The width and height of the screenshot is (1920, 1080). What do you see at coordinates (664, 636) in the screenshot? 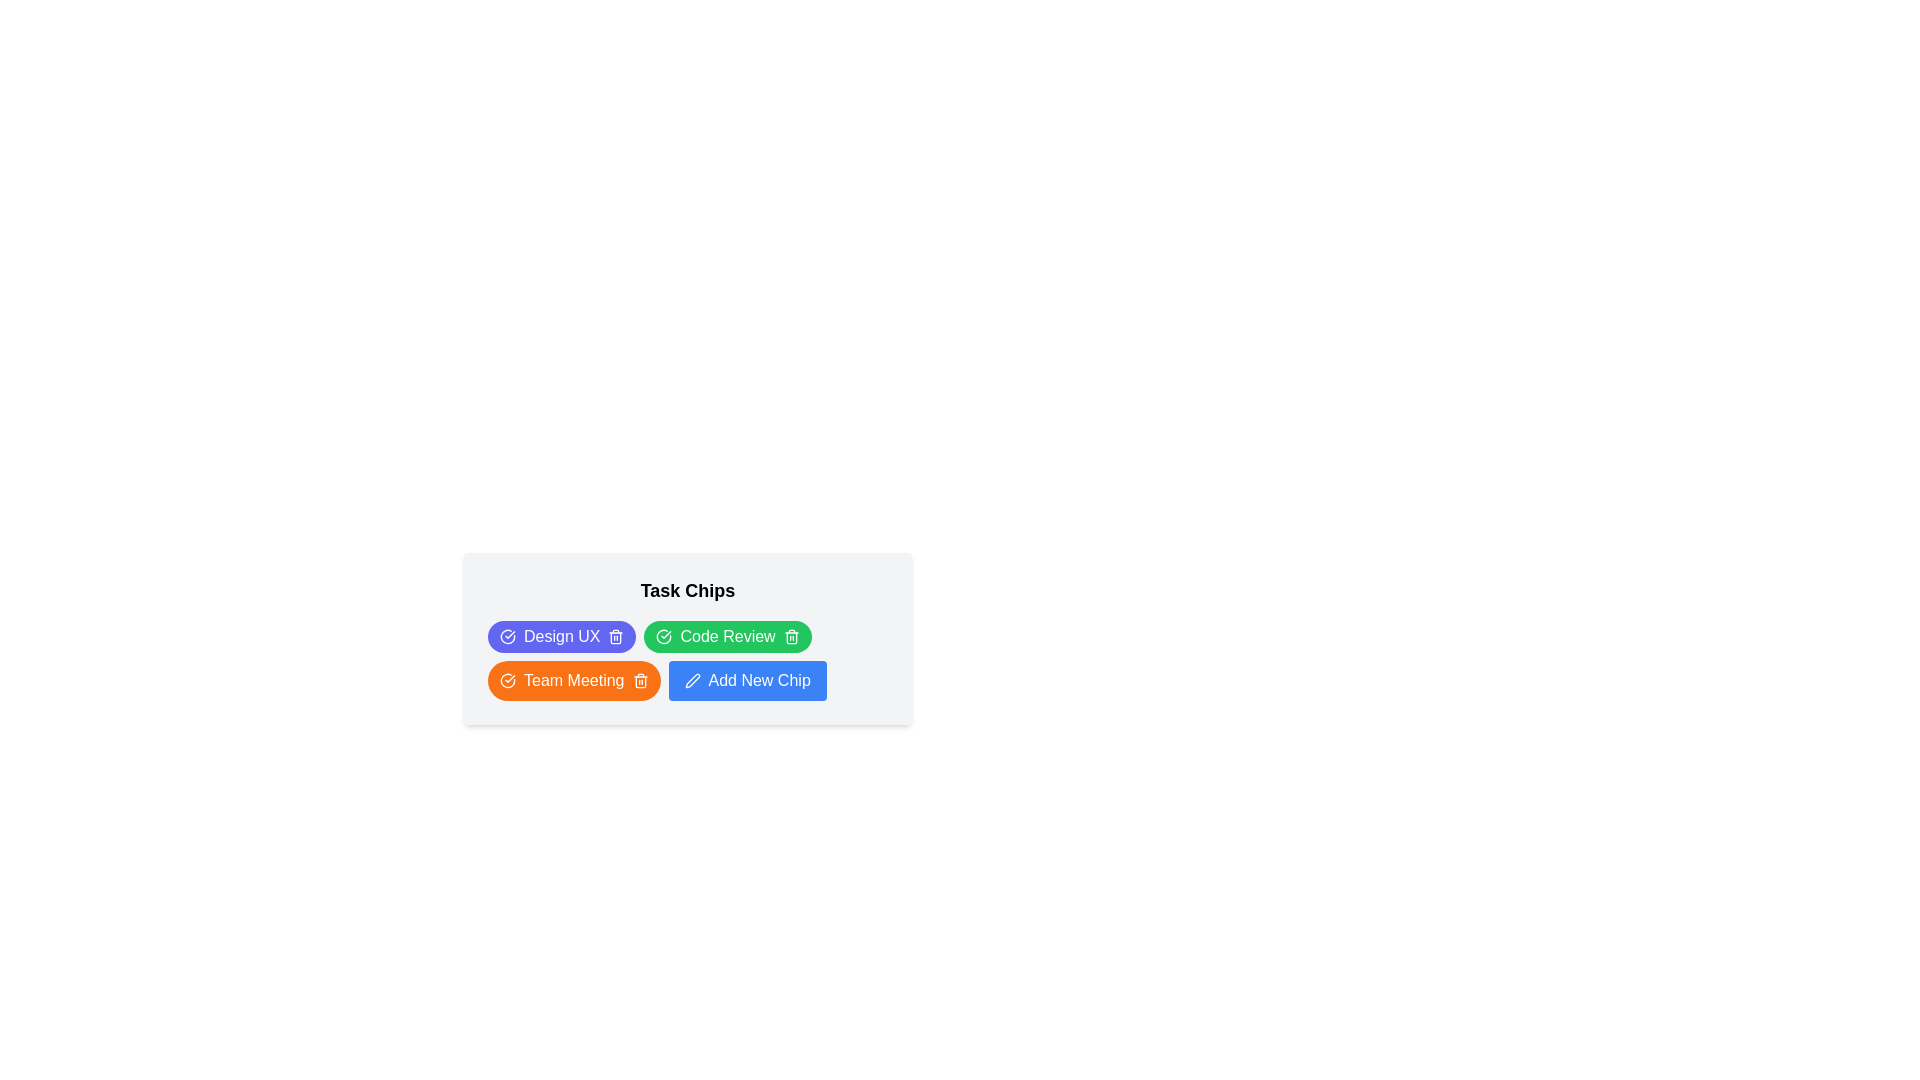
I see `the visual indicator icon for the 'Code Review' task, which is placed within a green pill-shaped button labeled 'Code Review'` at bounding box center [664, 636].